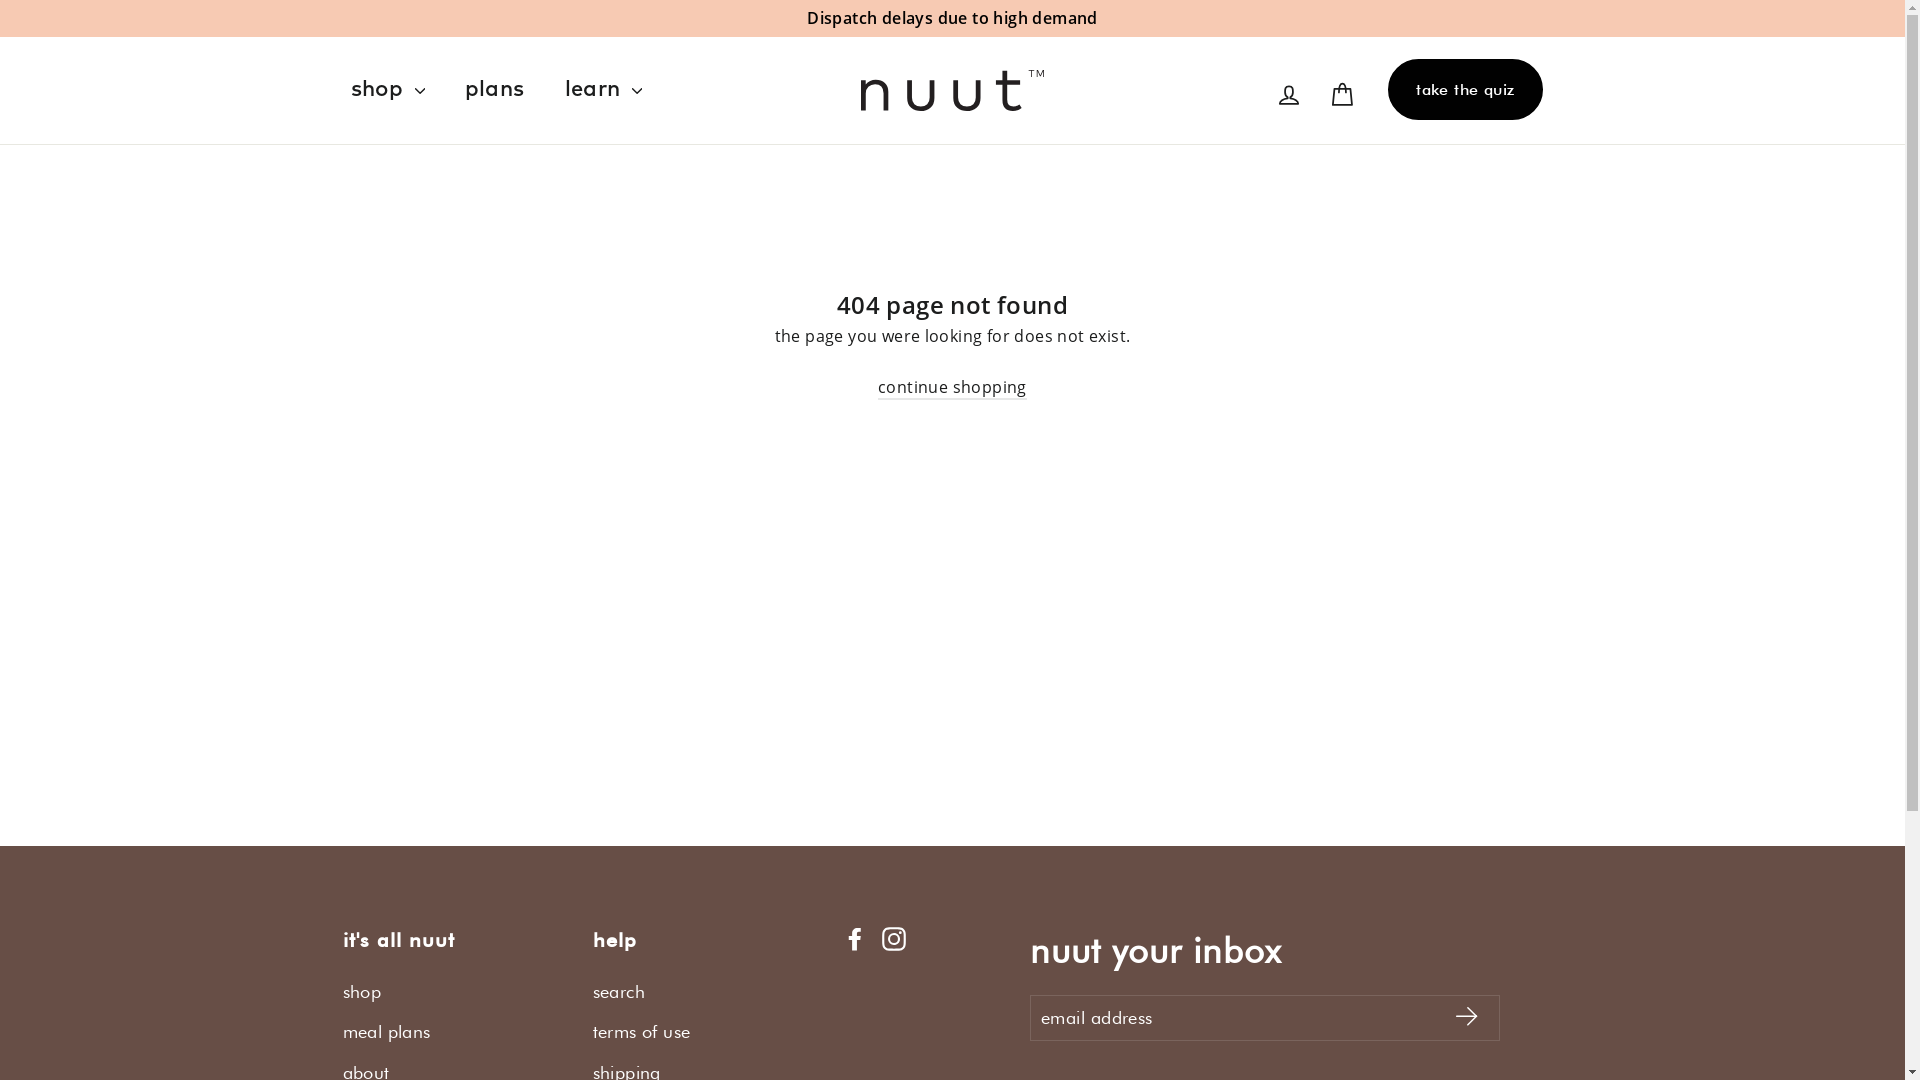  I want to click on 'skip to content', so click(0, 0).